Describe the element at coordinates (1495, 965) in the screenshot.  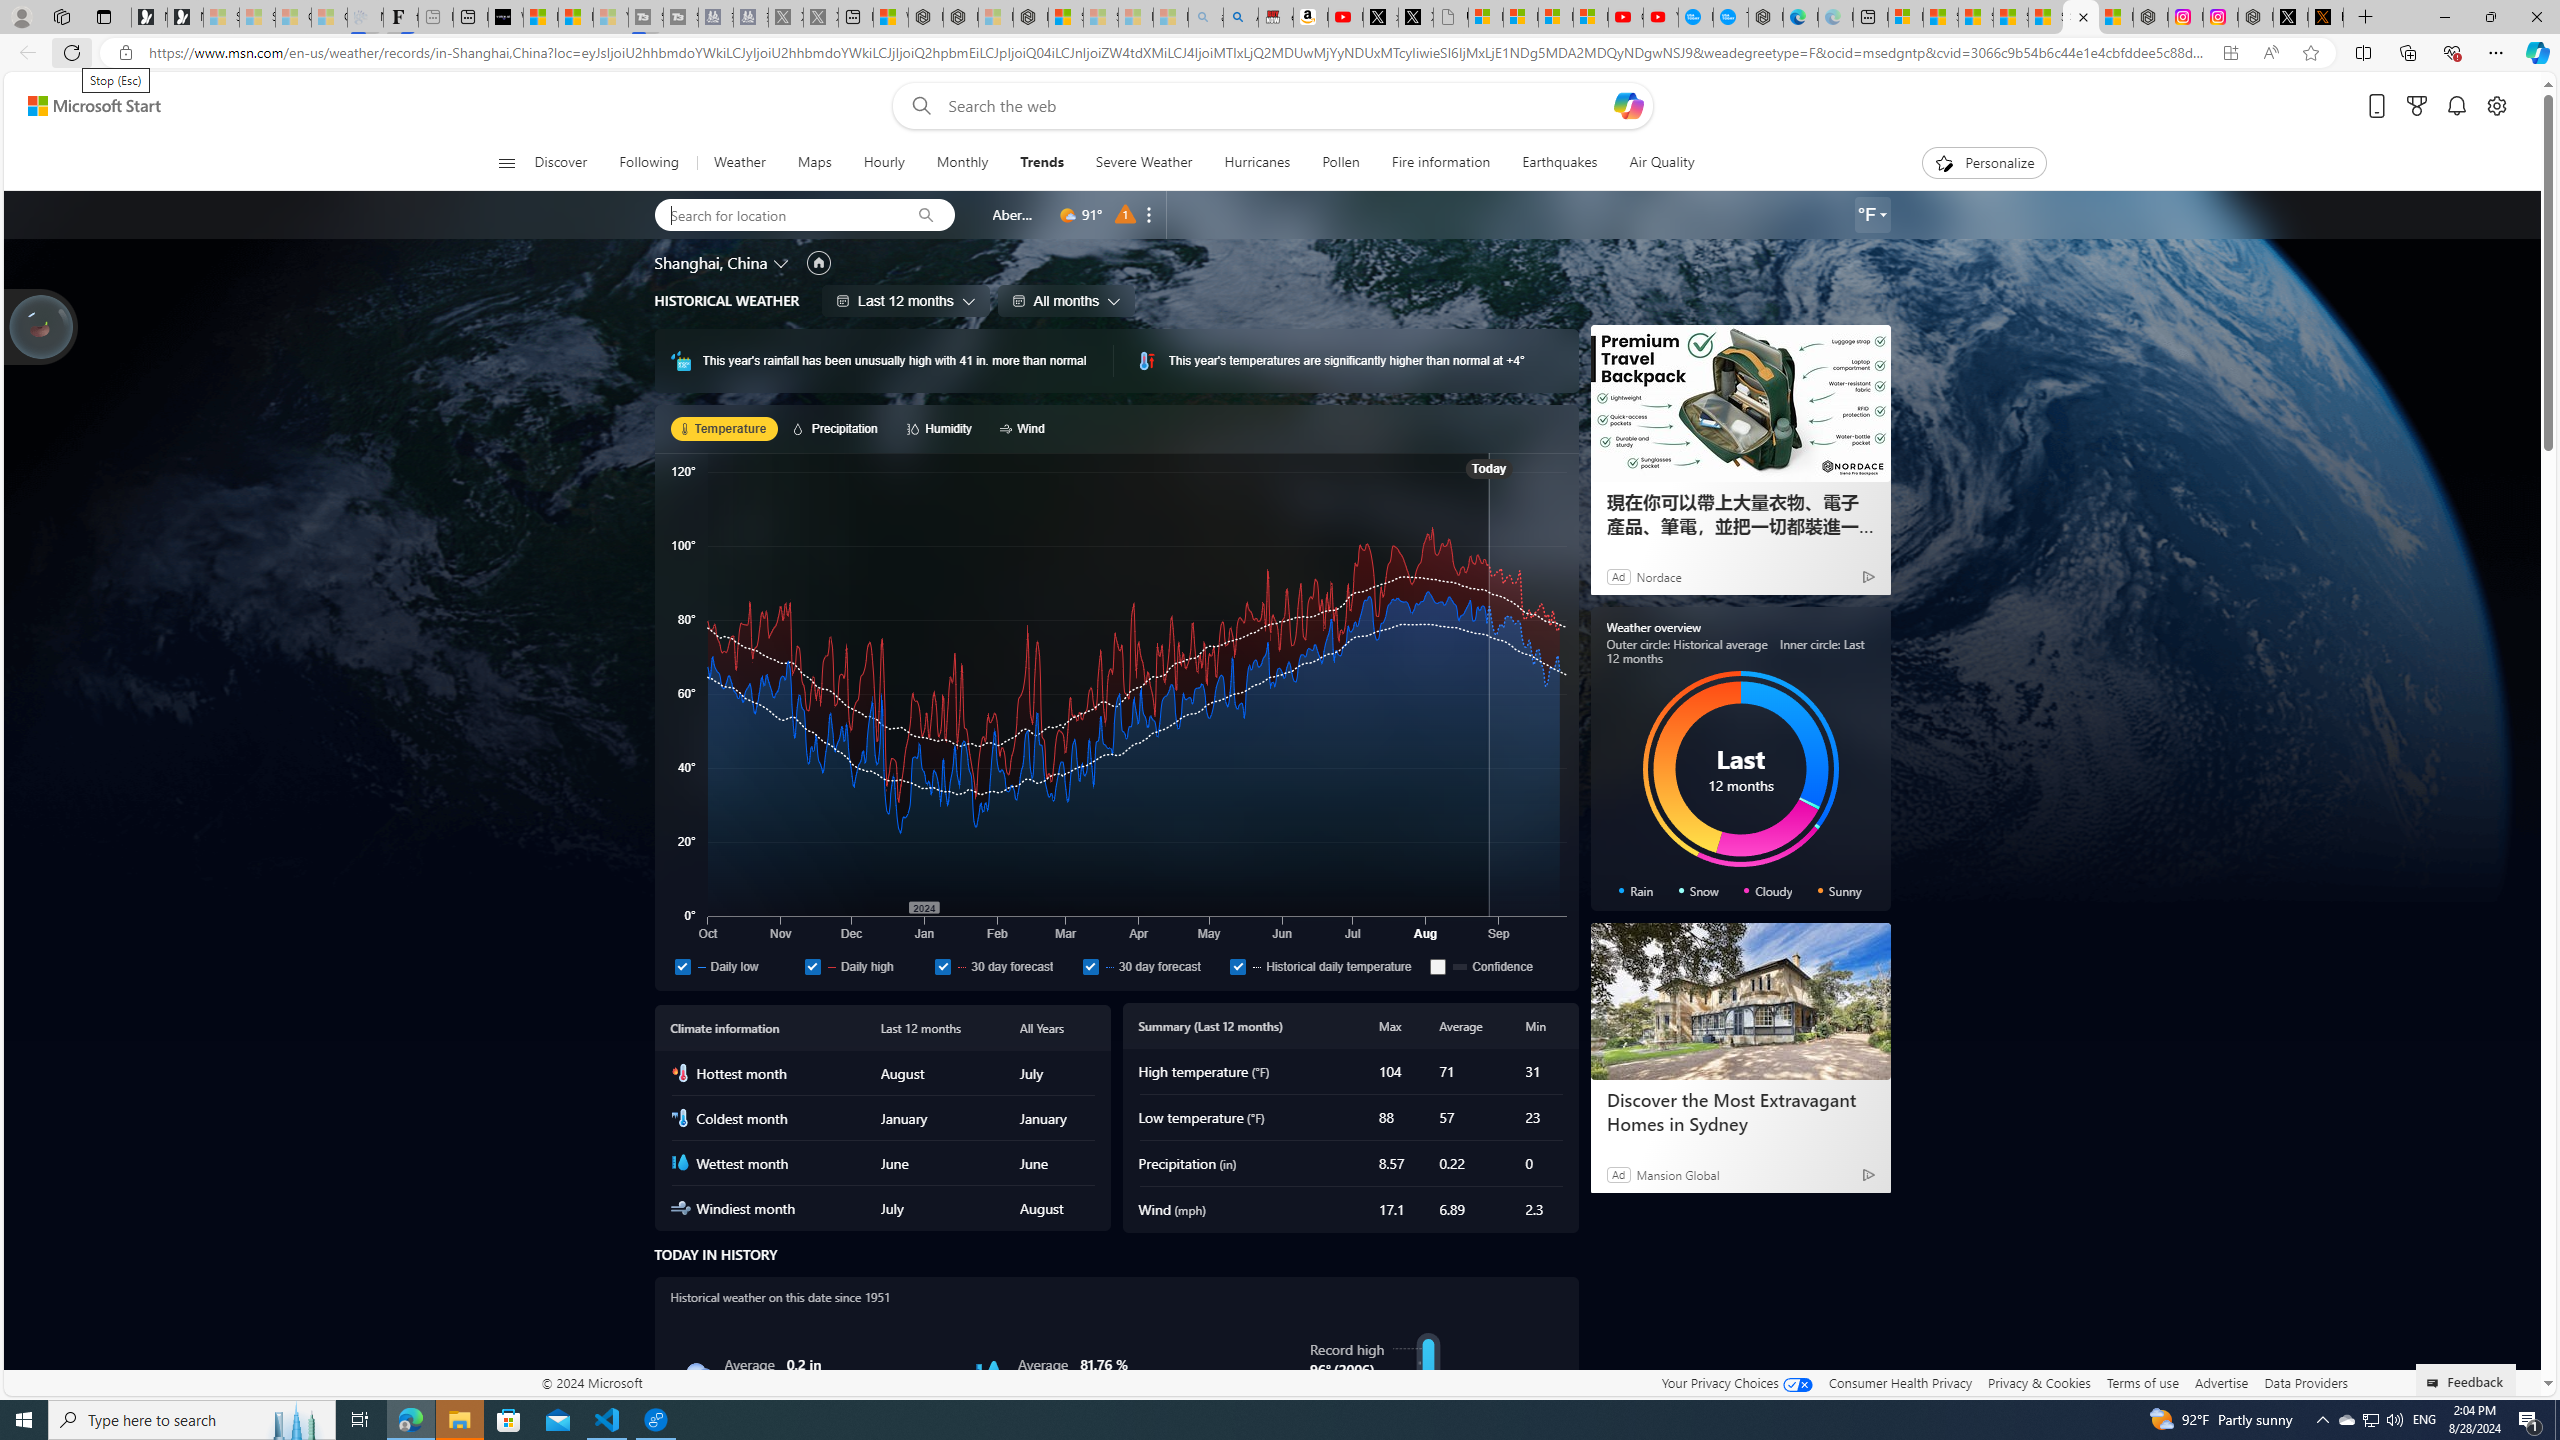
I see `'Confidence'` at that location.